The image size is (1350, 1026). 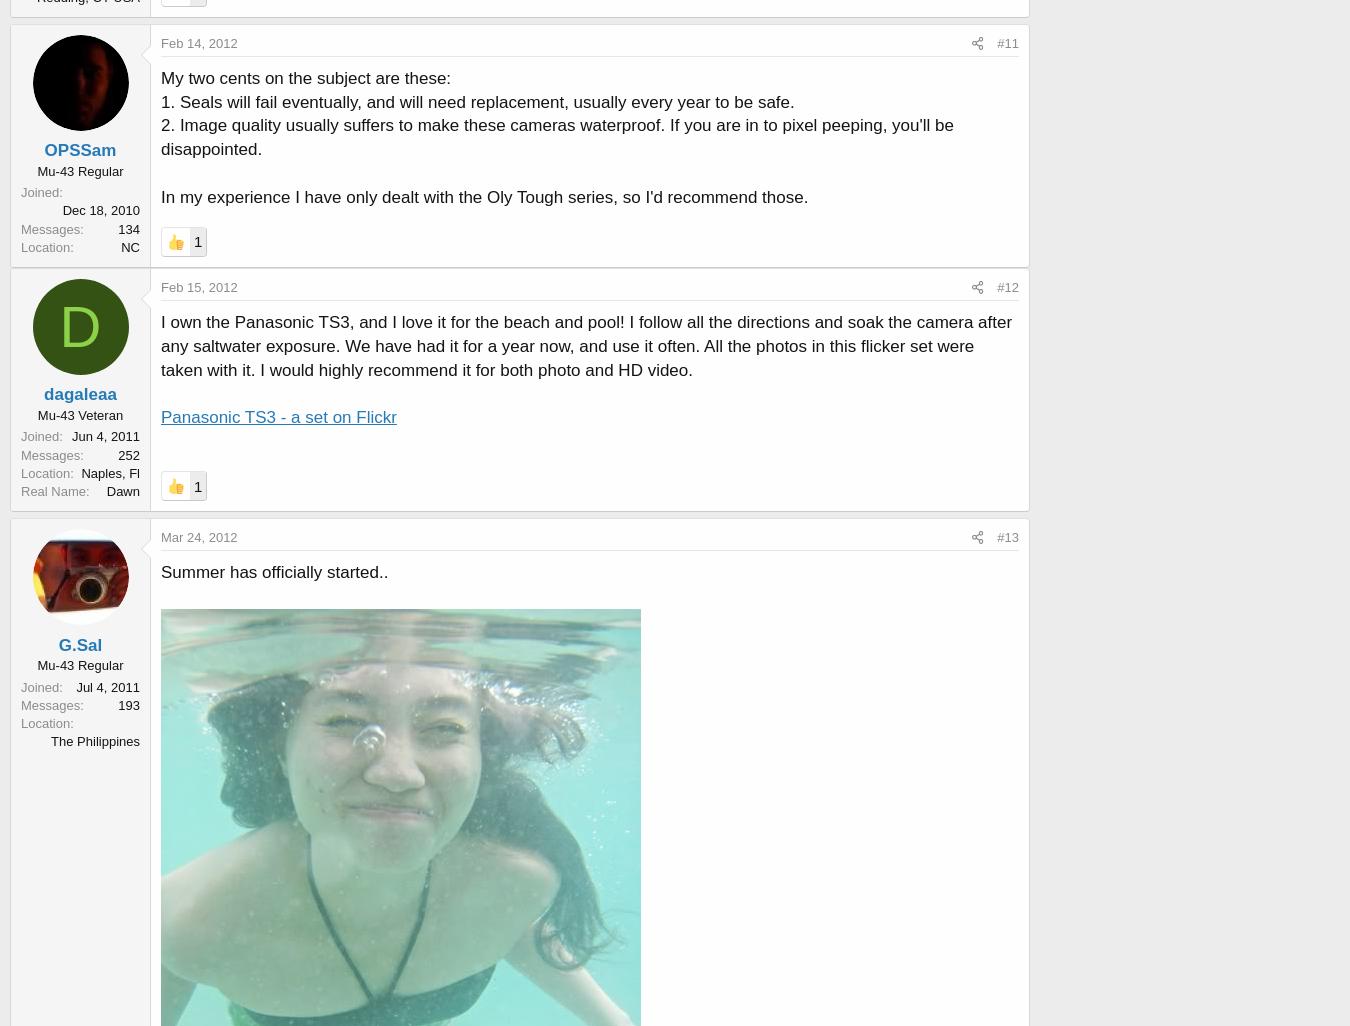 I want to click on 'My two cents on the subject are these:', so click(x=305, y=76).